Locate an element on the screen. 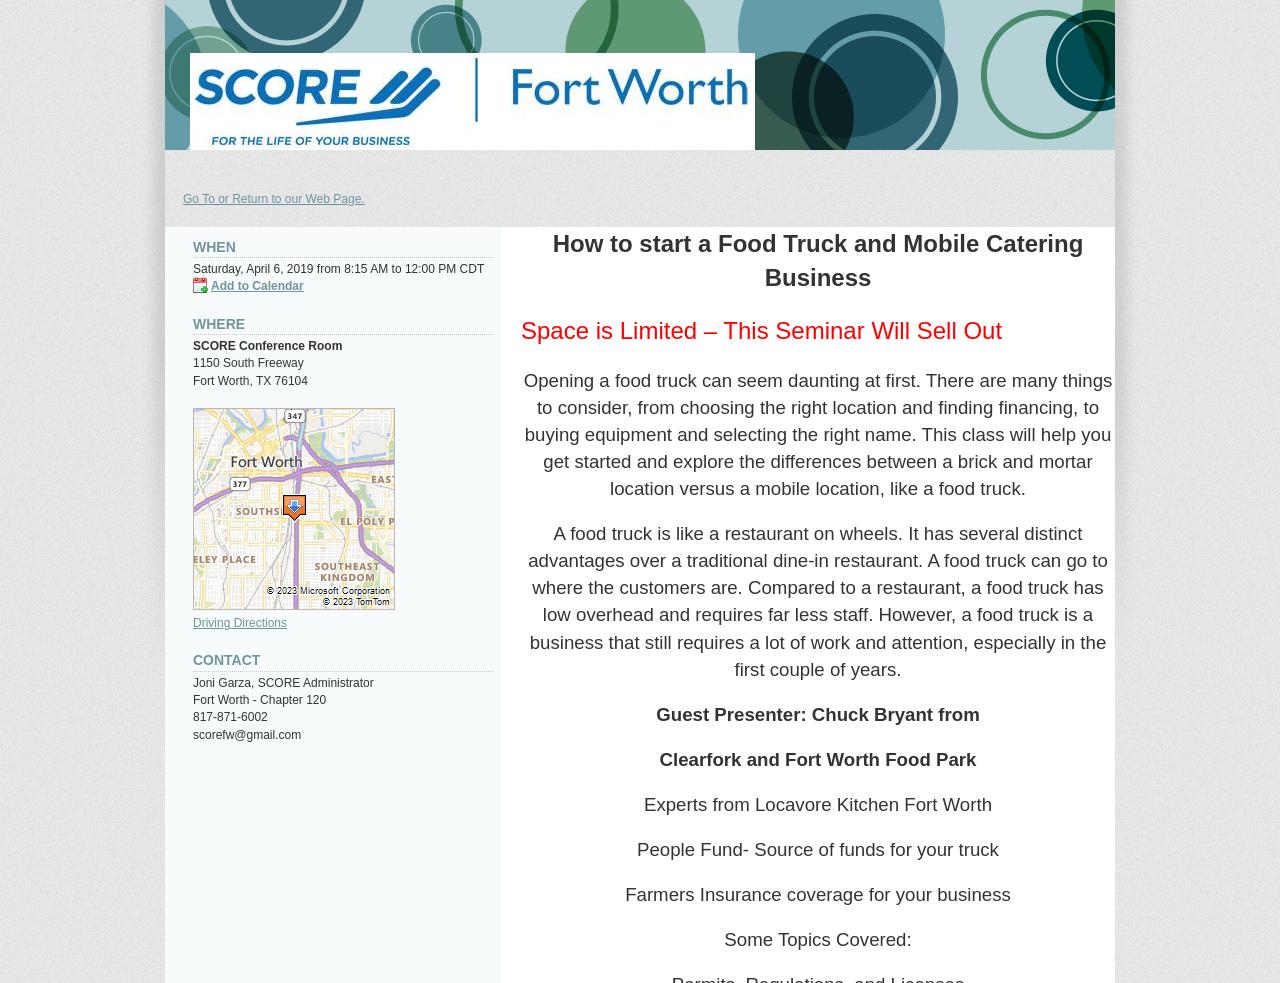  'Joni Garza, SCORE Administrator' is located at coordinates (282, 681).